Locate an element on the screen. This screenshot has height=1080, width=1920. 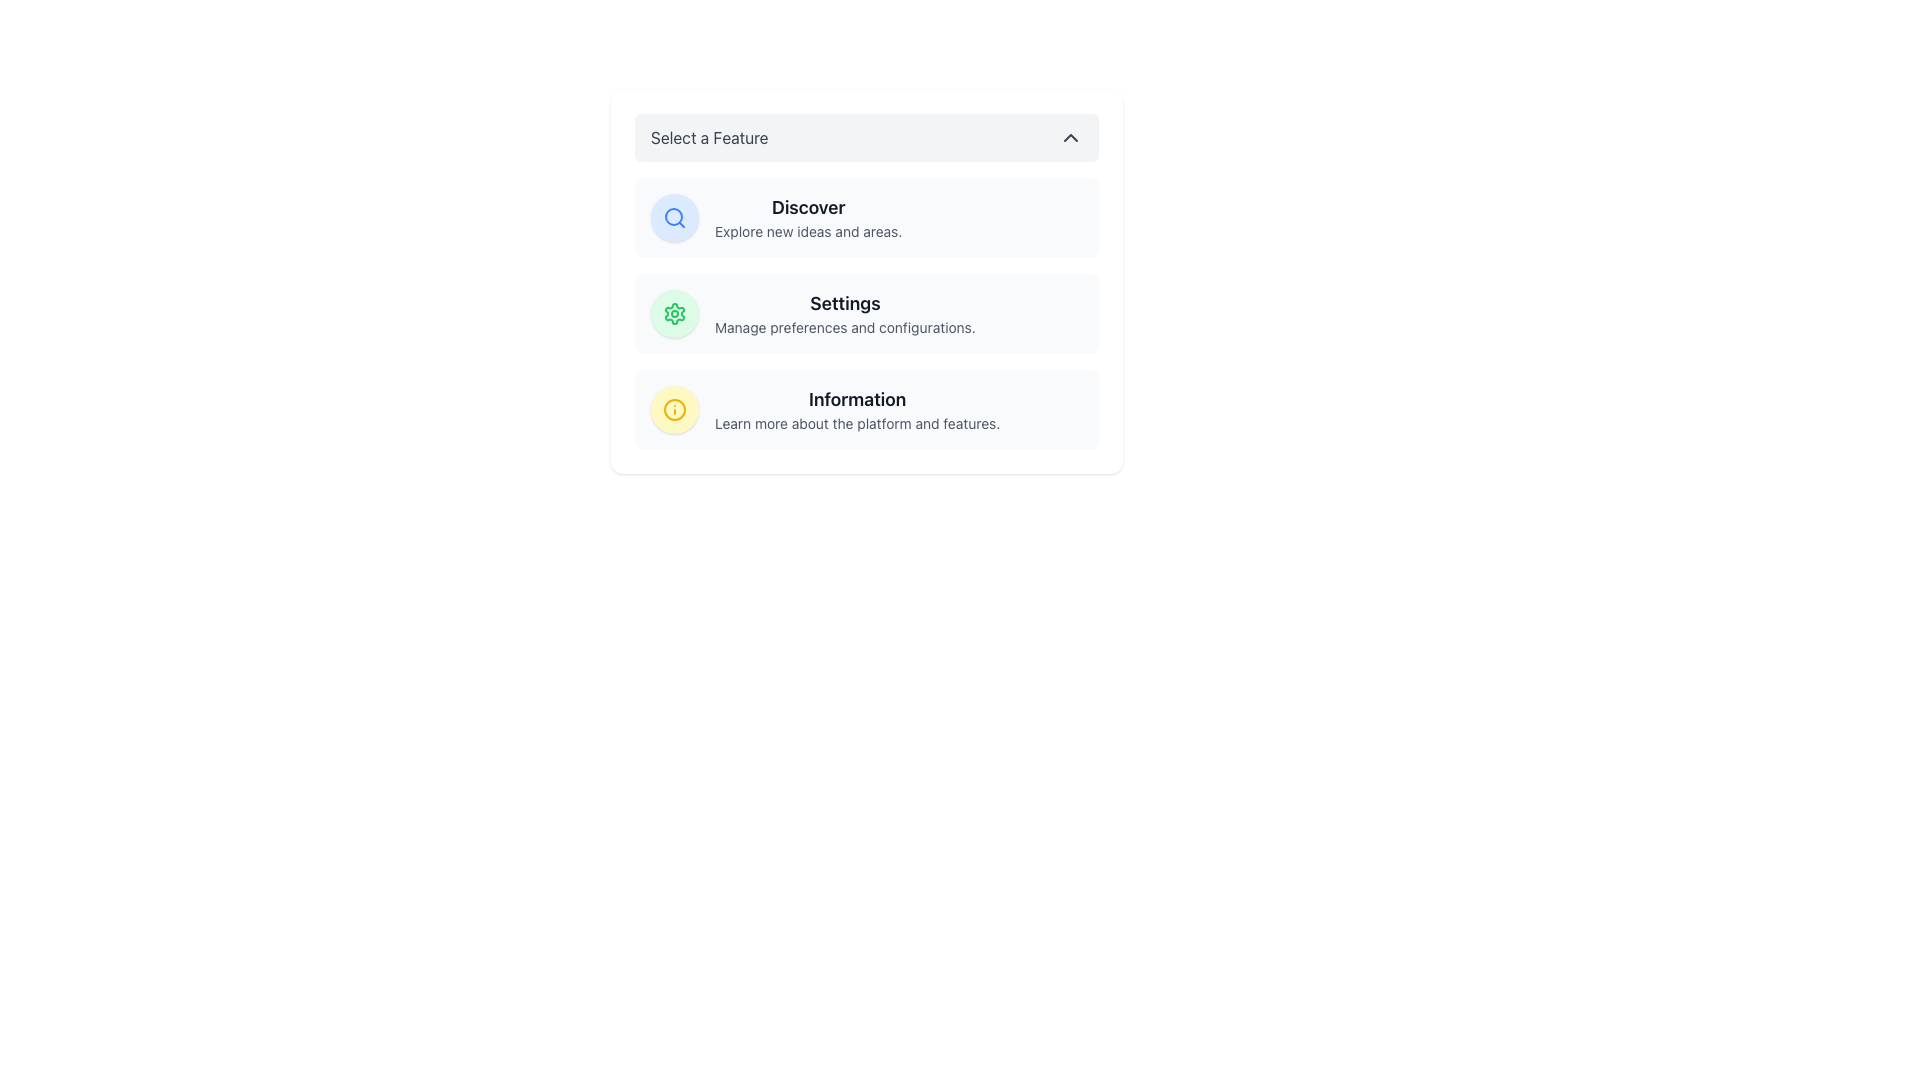
the SVG Graphic Icon shaped like a gear, which is located in the second row of the settings feature list is located at coordinates (675, 313).